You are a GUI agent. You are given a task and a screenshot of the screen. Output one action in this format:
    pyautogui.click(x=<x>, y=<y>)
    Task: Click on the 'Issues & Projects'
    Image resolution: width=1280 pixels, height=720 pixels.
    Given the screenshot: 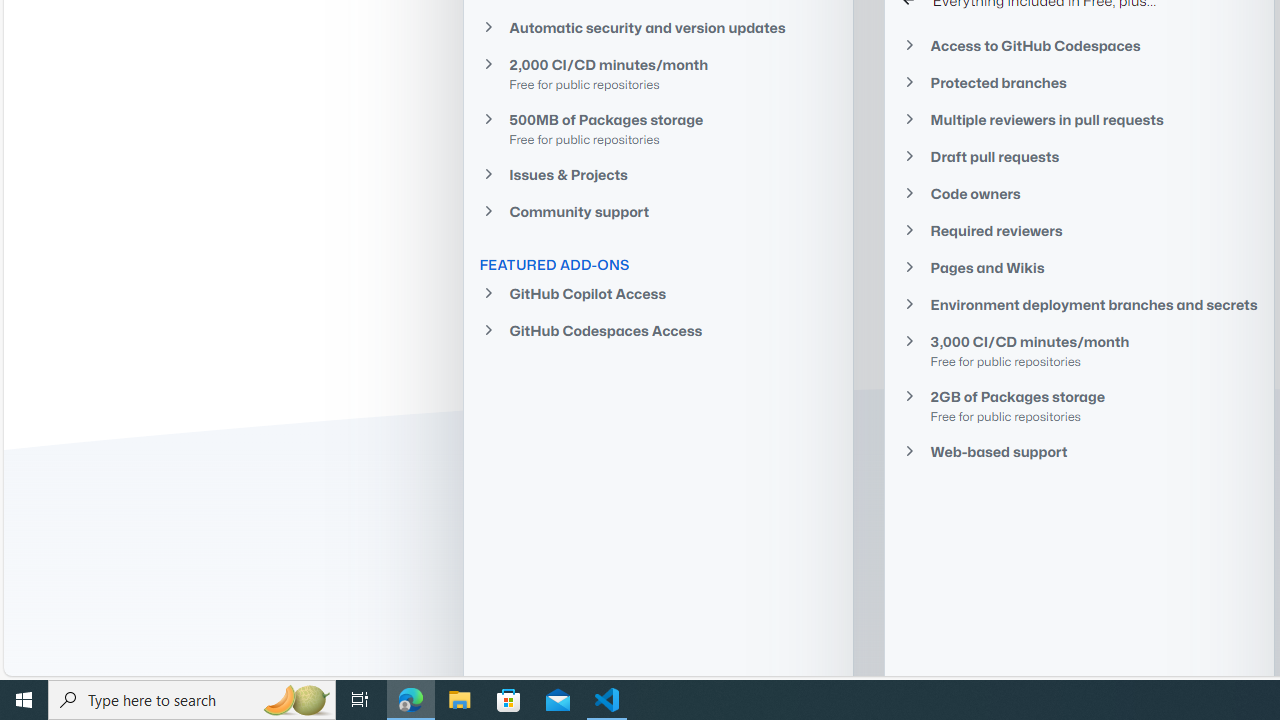 What is the action you would take?
    pyautogui.click(x=657, y=173)
    